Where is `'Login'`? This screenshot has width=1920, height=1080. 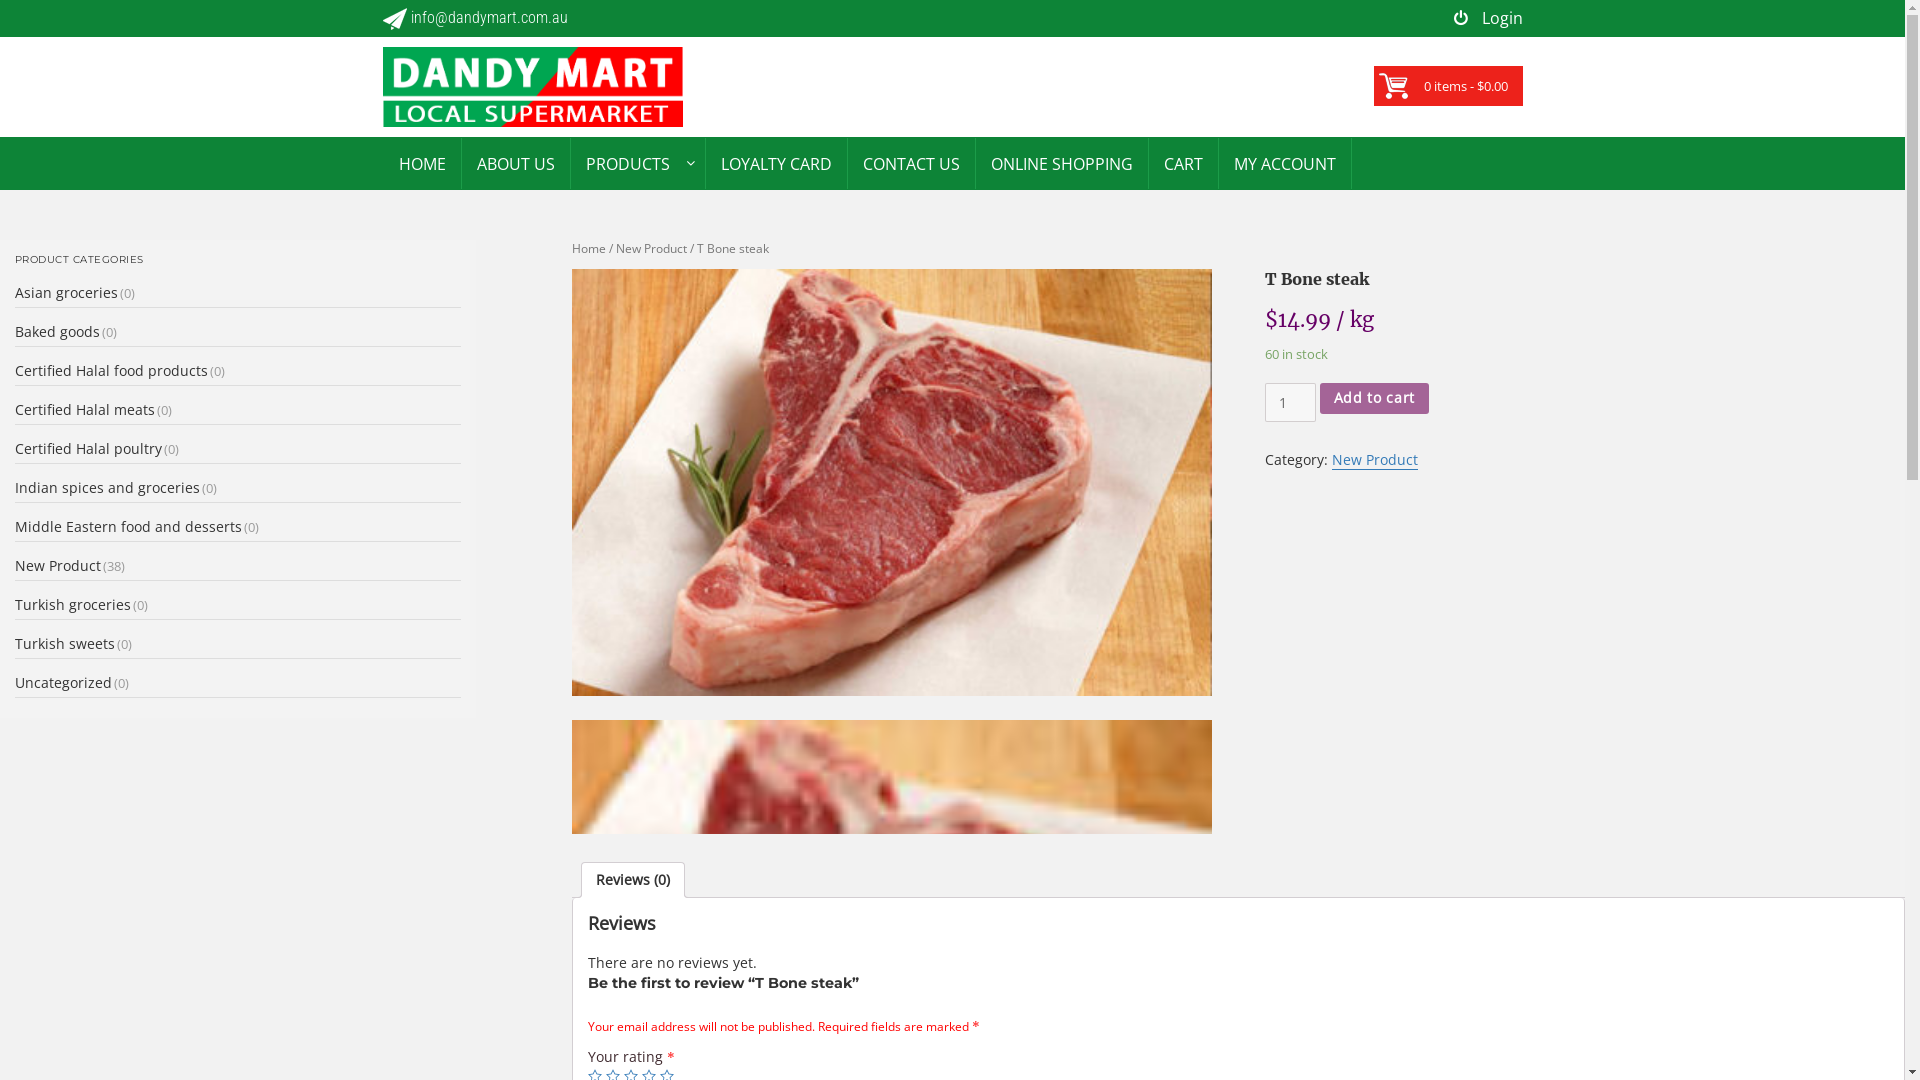
'Login' is located at coordinates (1488, 18).